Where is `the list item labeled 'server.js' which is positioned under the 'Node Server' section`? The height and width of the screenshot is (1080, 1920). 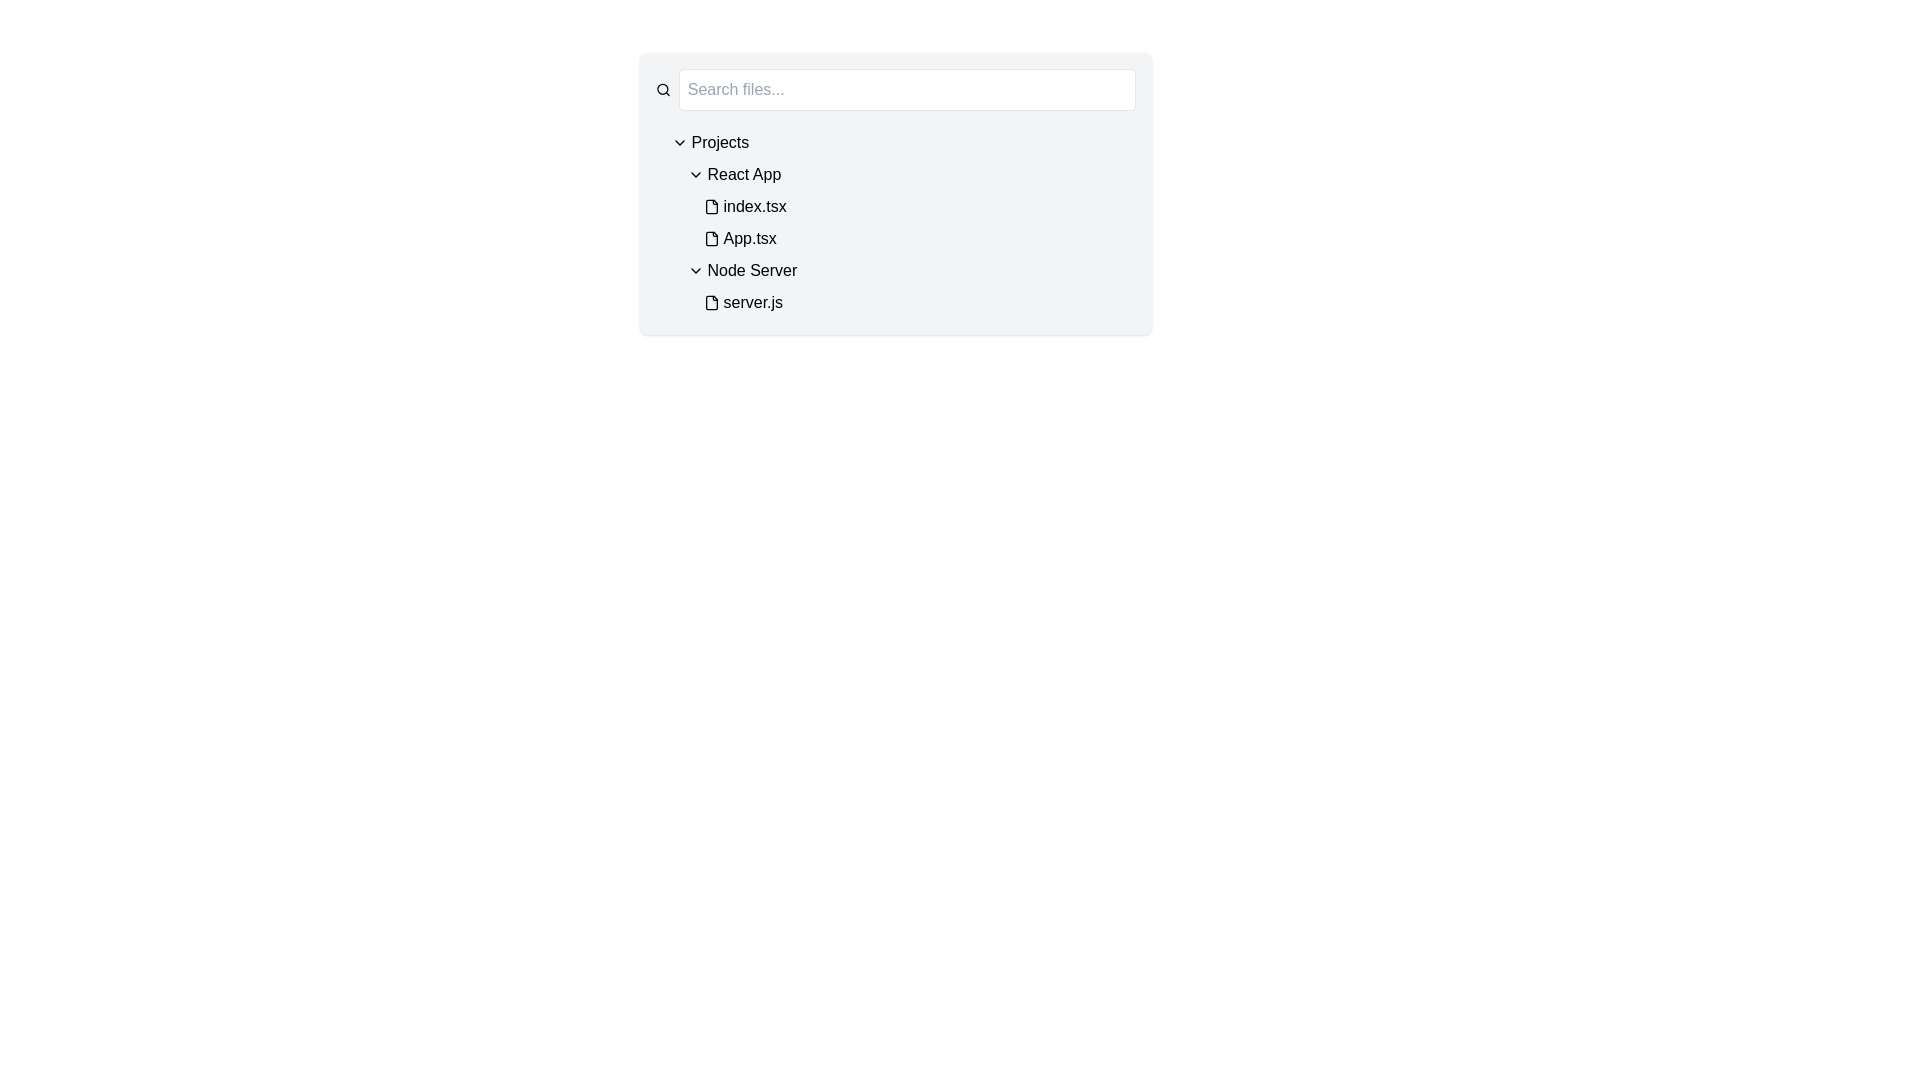 the list item labeled 'server.js' which is positioned under the 'Node Server' section is located at coordinates (918, 303).